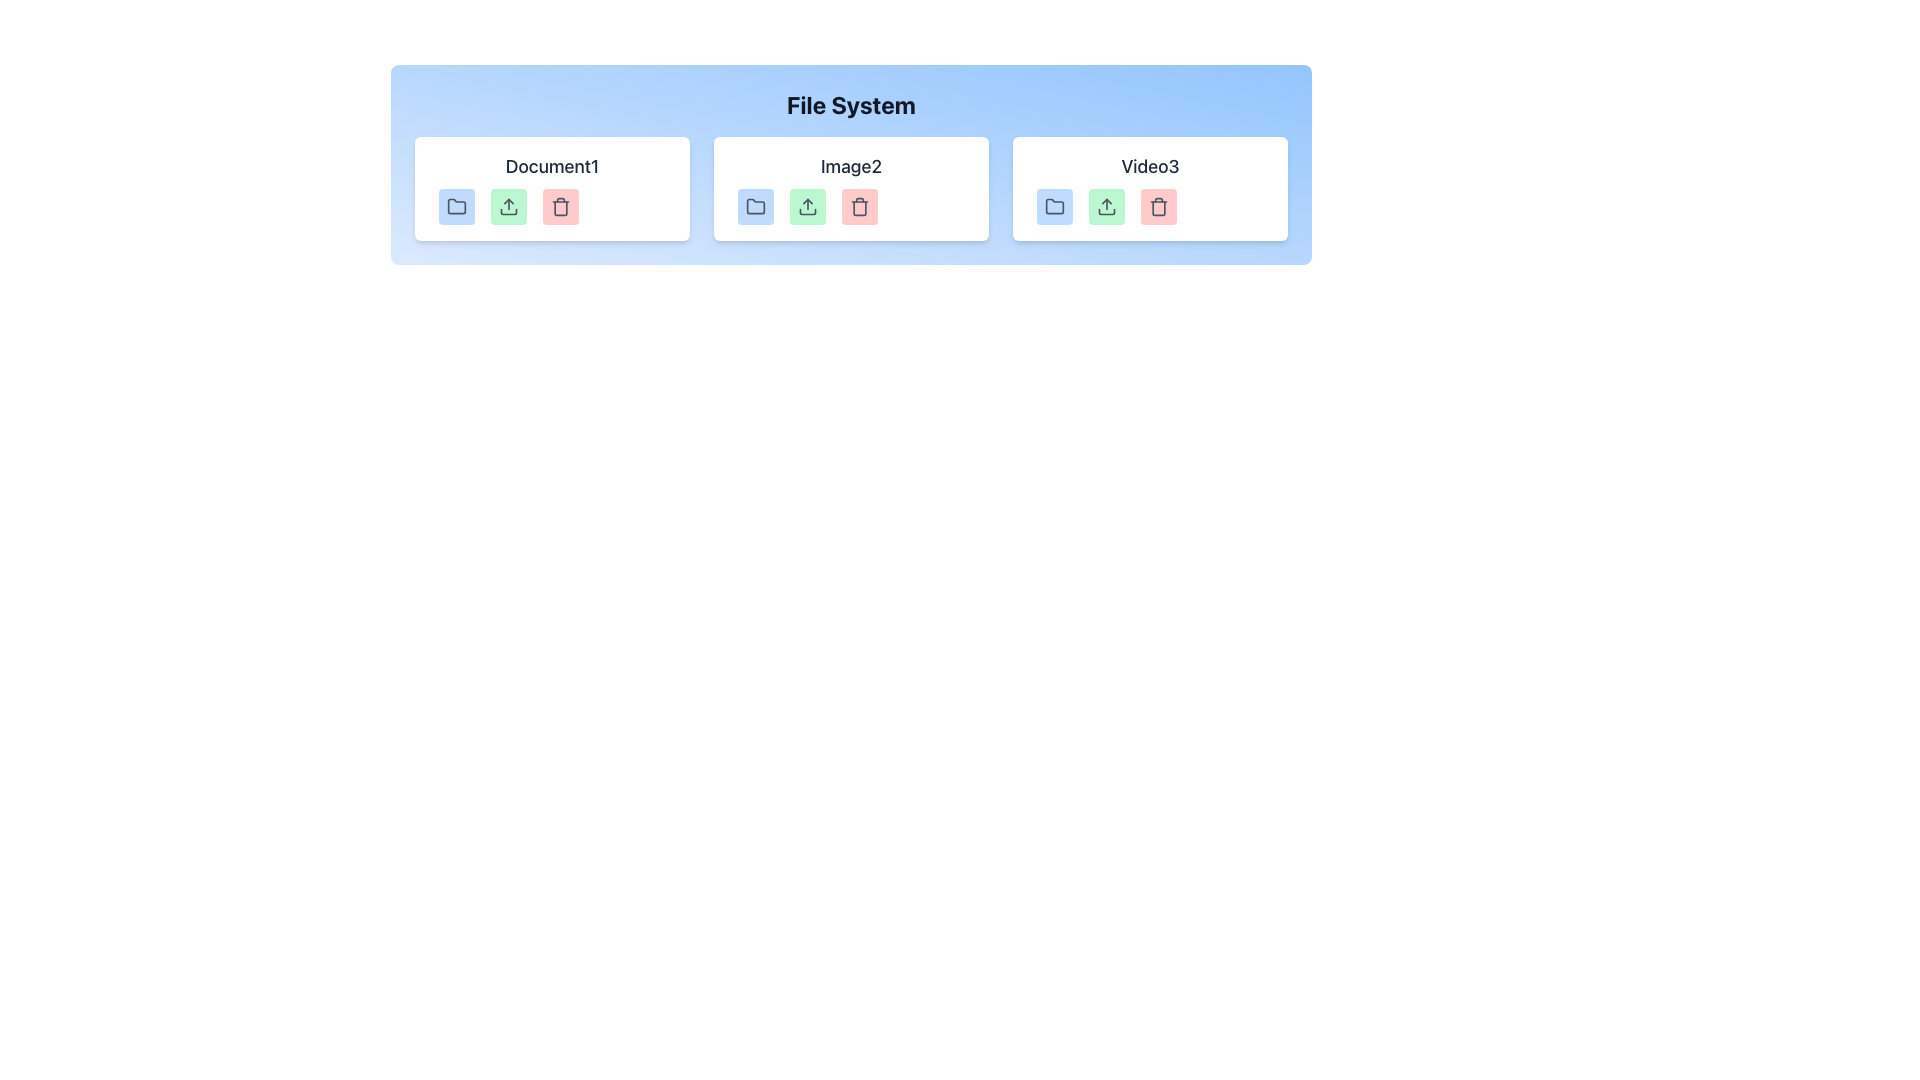 The height and width of the screenshot is (1080, 1920). I want to click on the light green button with a white upward arrow icon, located between the blue folder icon and the red trash bin icon, under the 'Image2' label, so click(807, 207).